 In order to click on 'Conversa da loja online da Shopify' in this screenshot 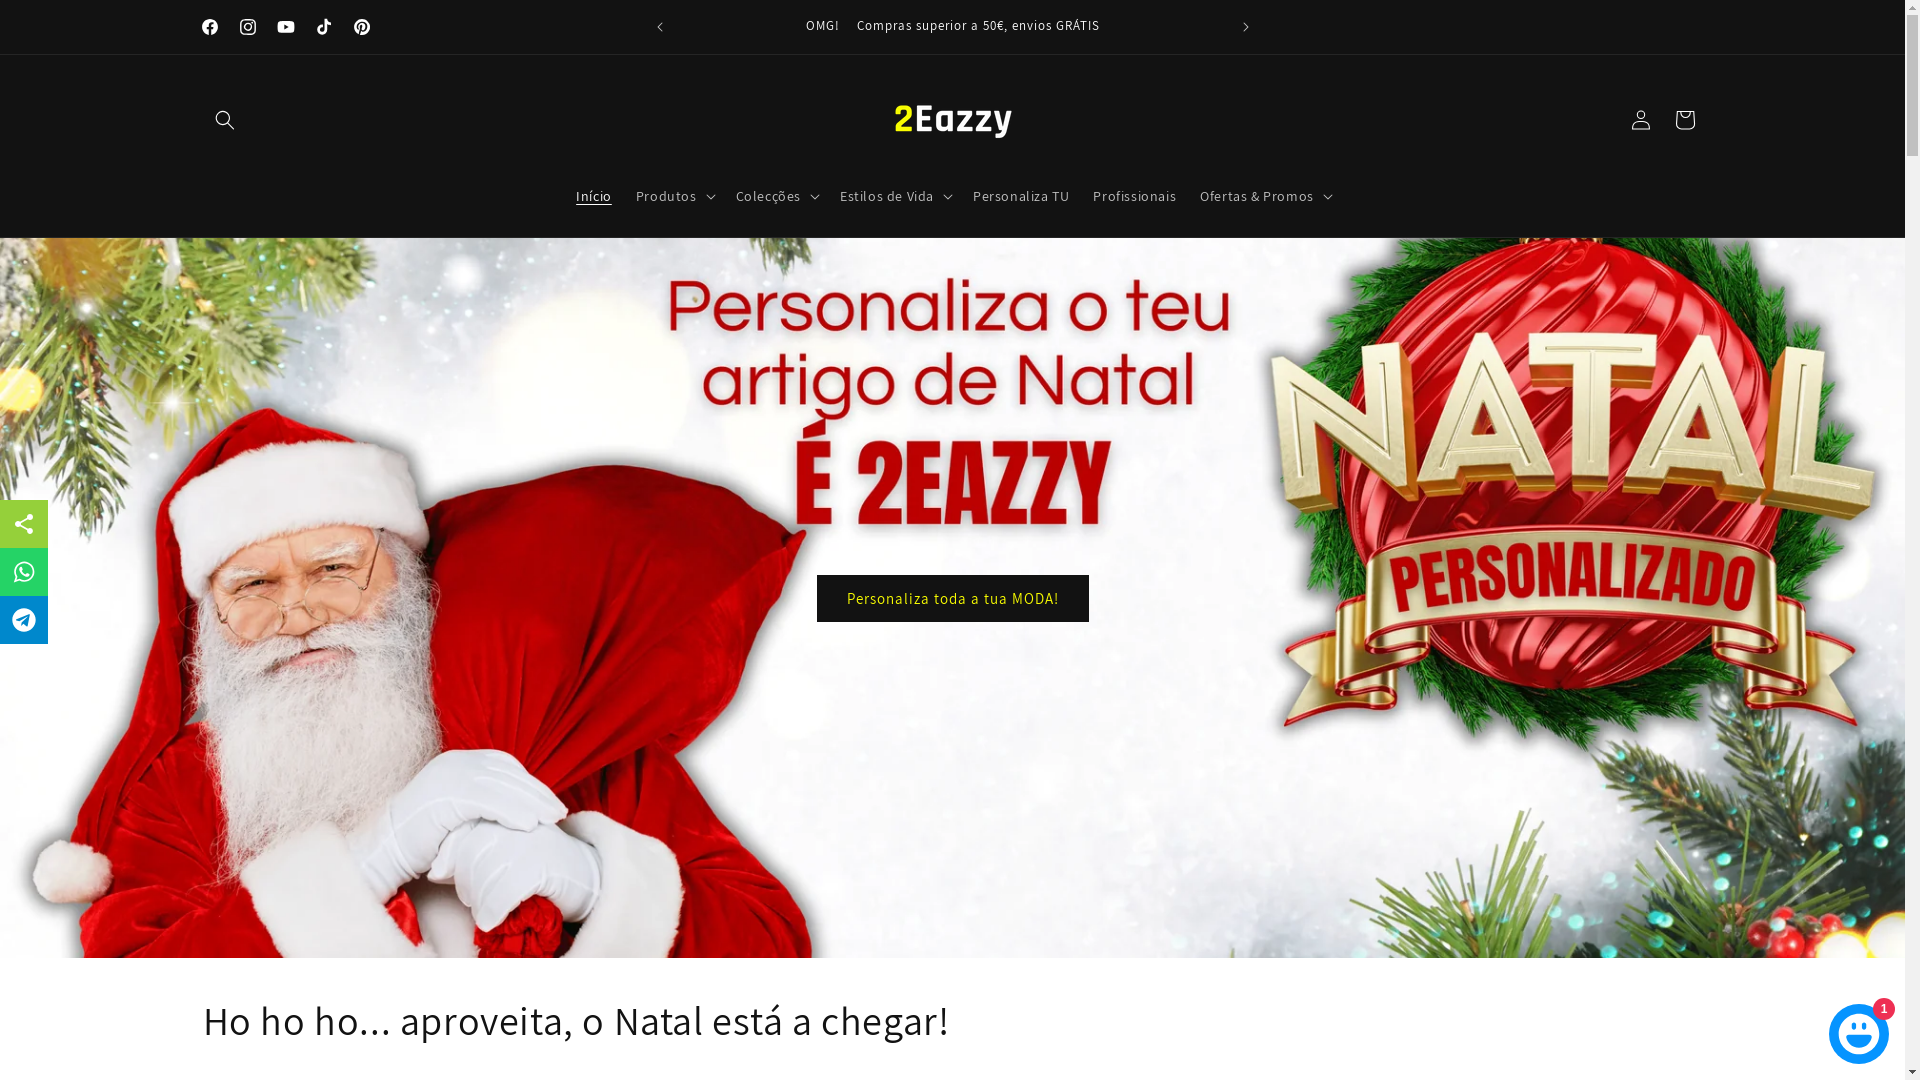, I will do `click(1857, 1029)`.